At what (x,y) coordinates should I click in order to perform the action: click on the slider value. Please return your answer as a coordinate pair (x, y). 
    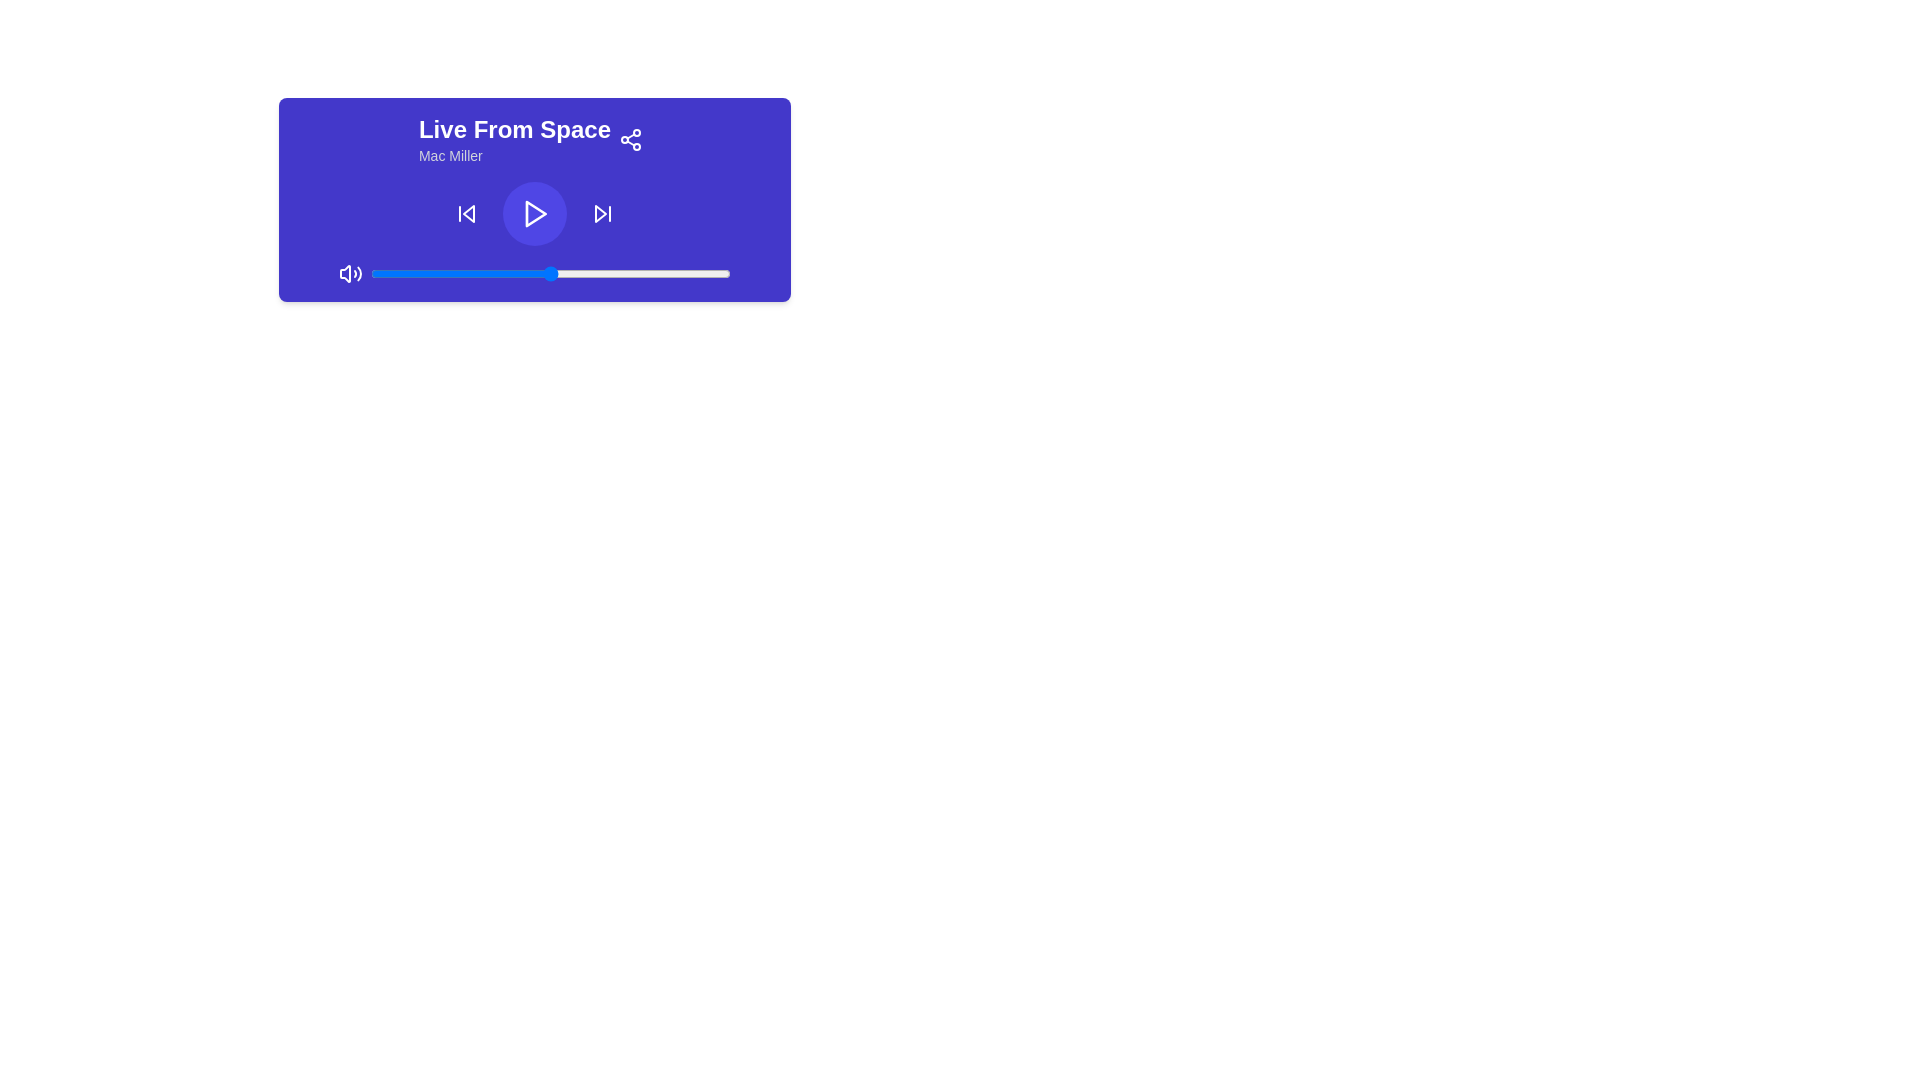
    Looking at the image, I should click on (478, 273).